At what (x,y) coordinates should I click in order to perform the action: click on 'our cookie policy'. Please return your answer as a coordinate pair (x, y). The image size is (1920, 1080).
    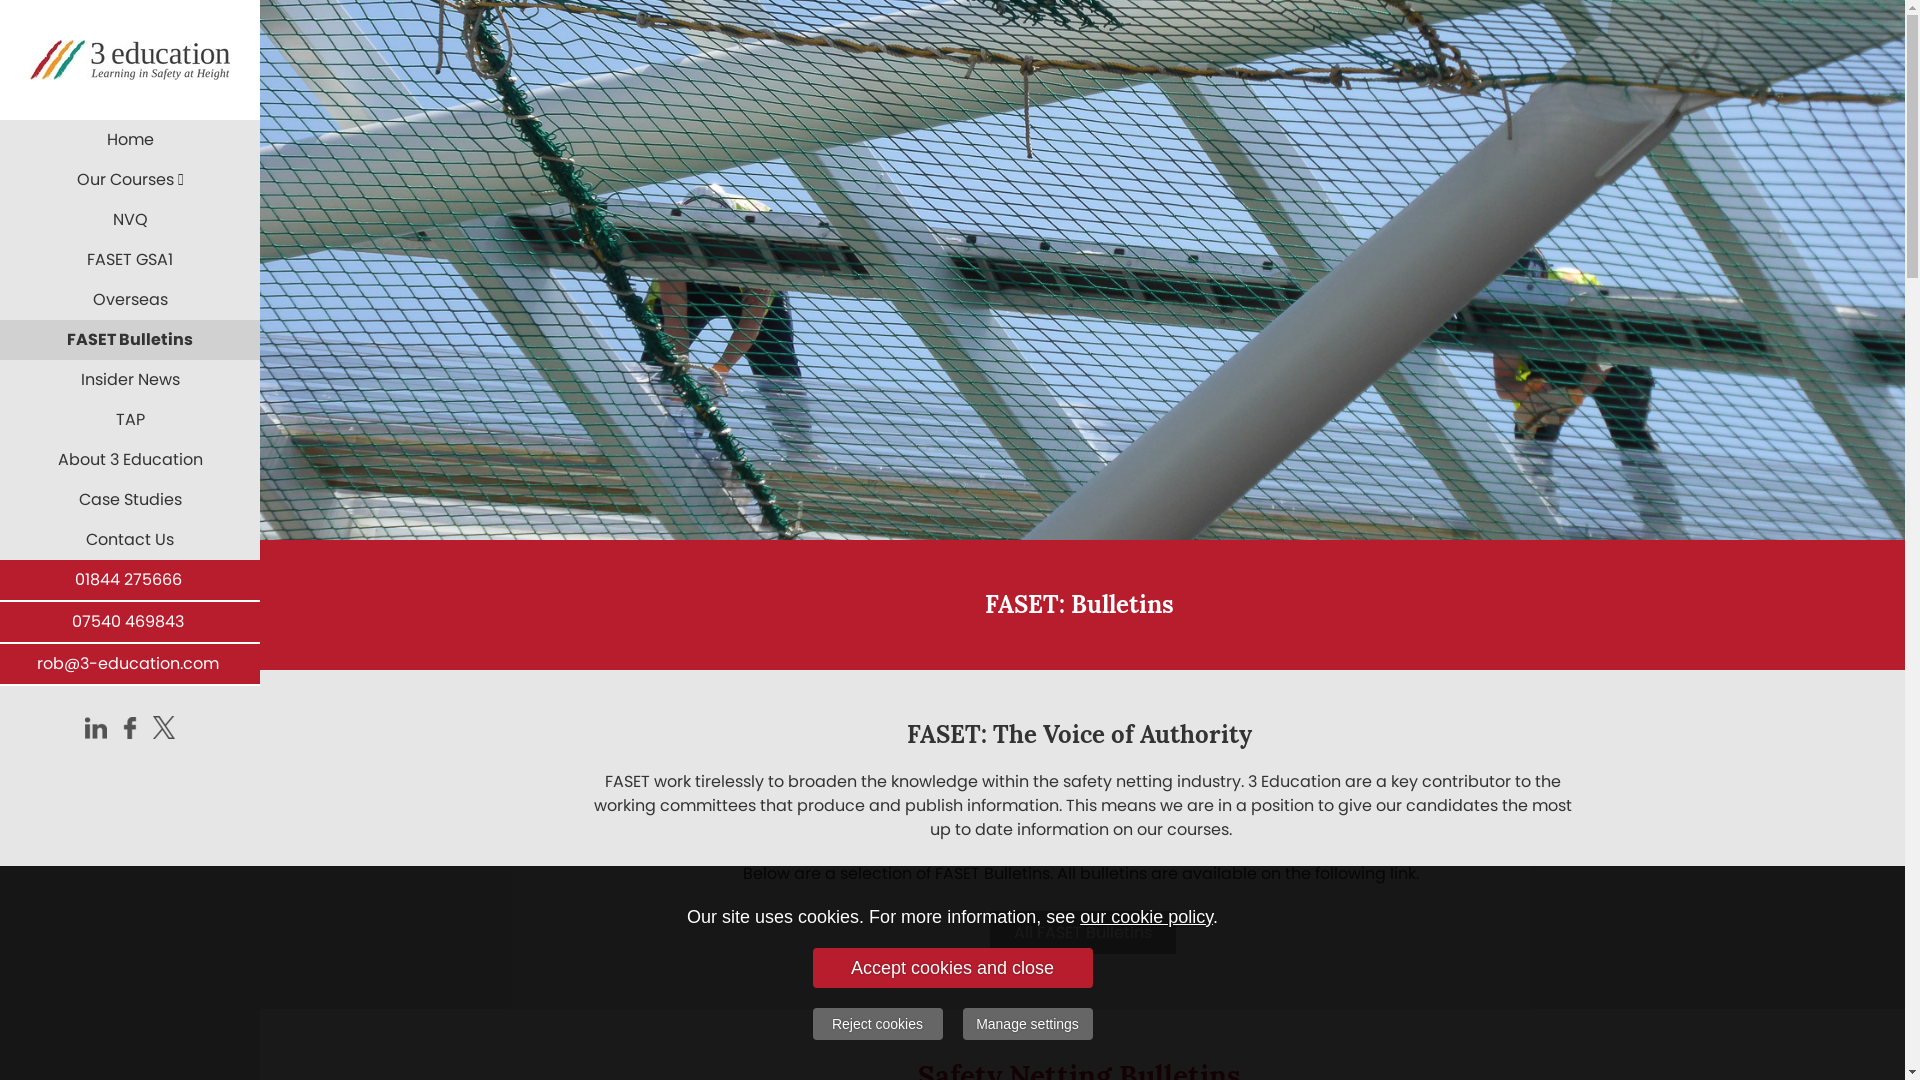
    Looking at the image, I should click on (1146, 915).